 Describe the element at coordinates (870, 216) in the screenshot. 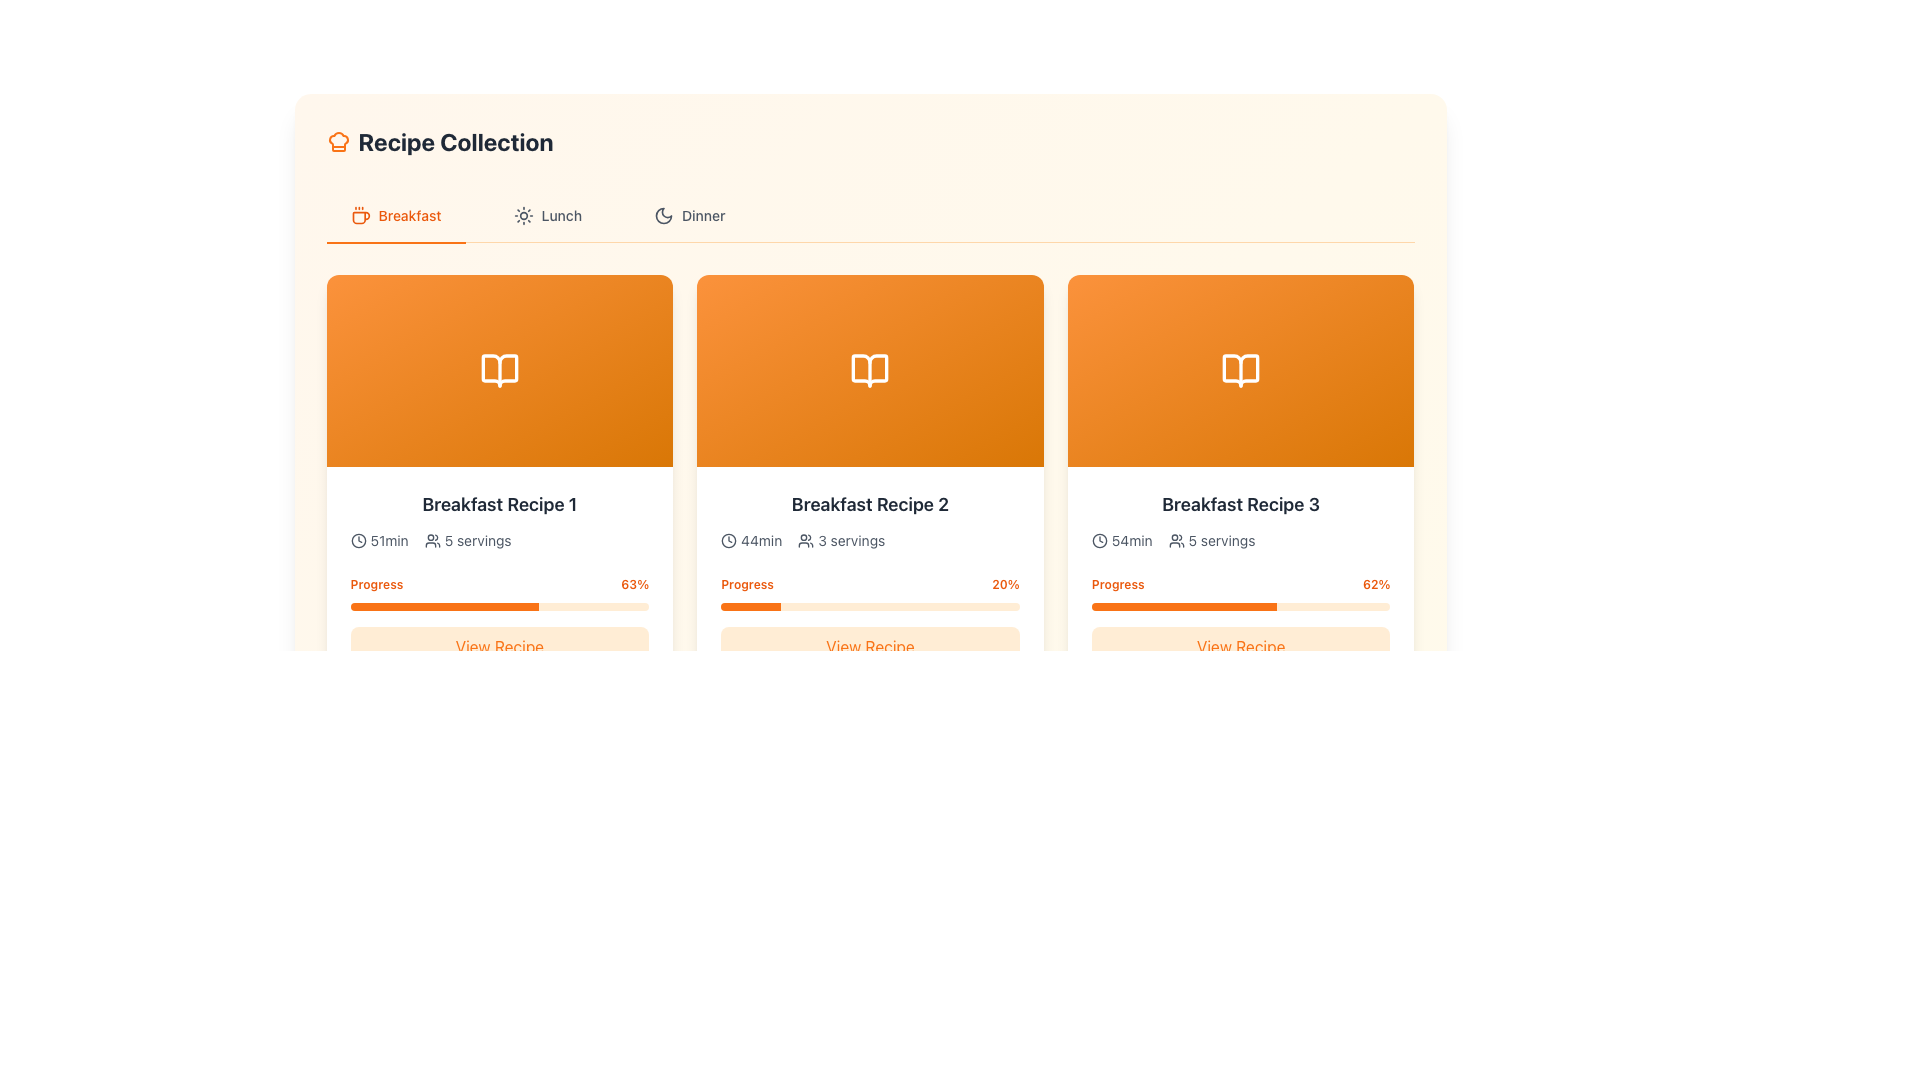

I see `the 'Dinner' tab in the recipe category selector` at that location.